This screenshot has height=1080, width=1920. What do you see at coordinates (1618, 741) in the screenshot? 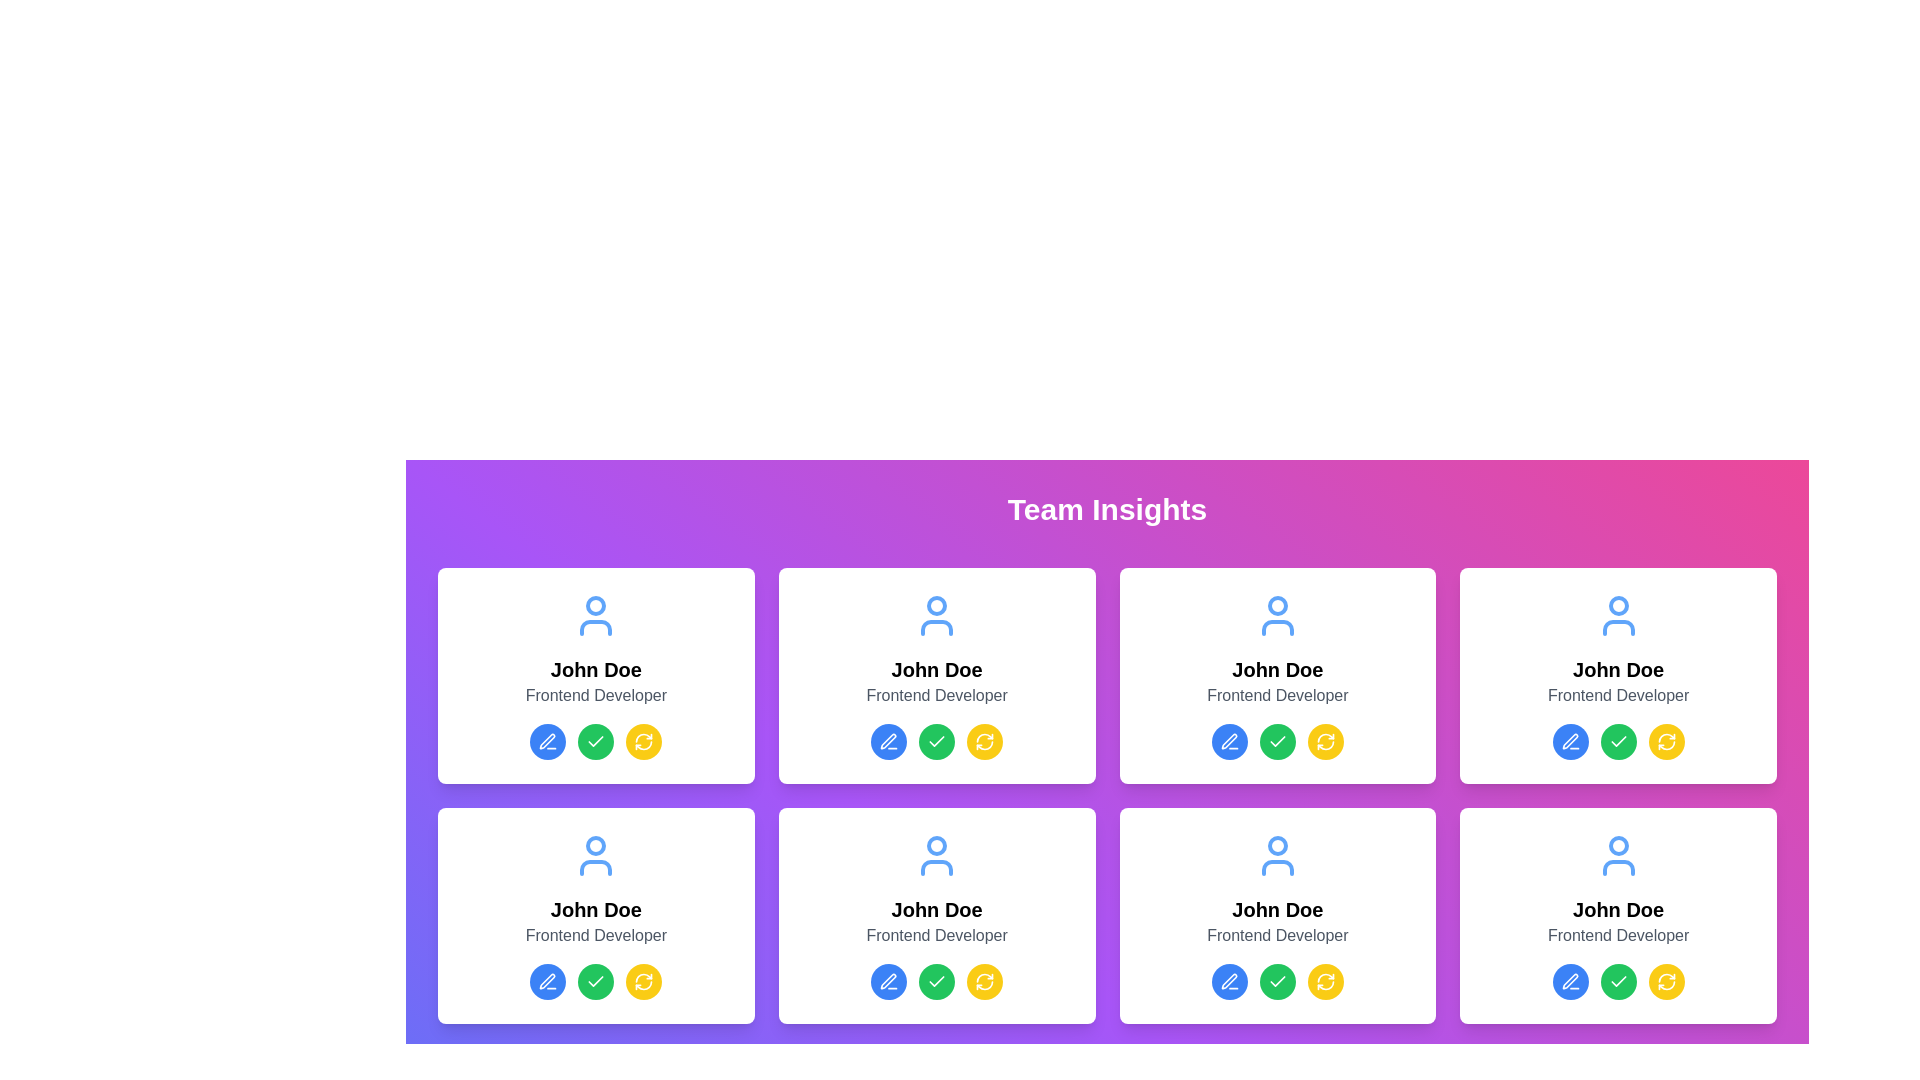
I see `the green circular confirmation button with a white checkmark, located at the bottom-right corner of the second user card in the second row, positioned between a blue pencil icon and a yellow refresh icon` at bounding box center [1618, 741].